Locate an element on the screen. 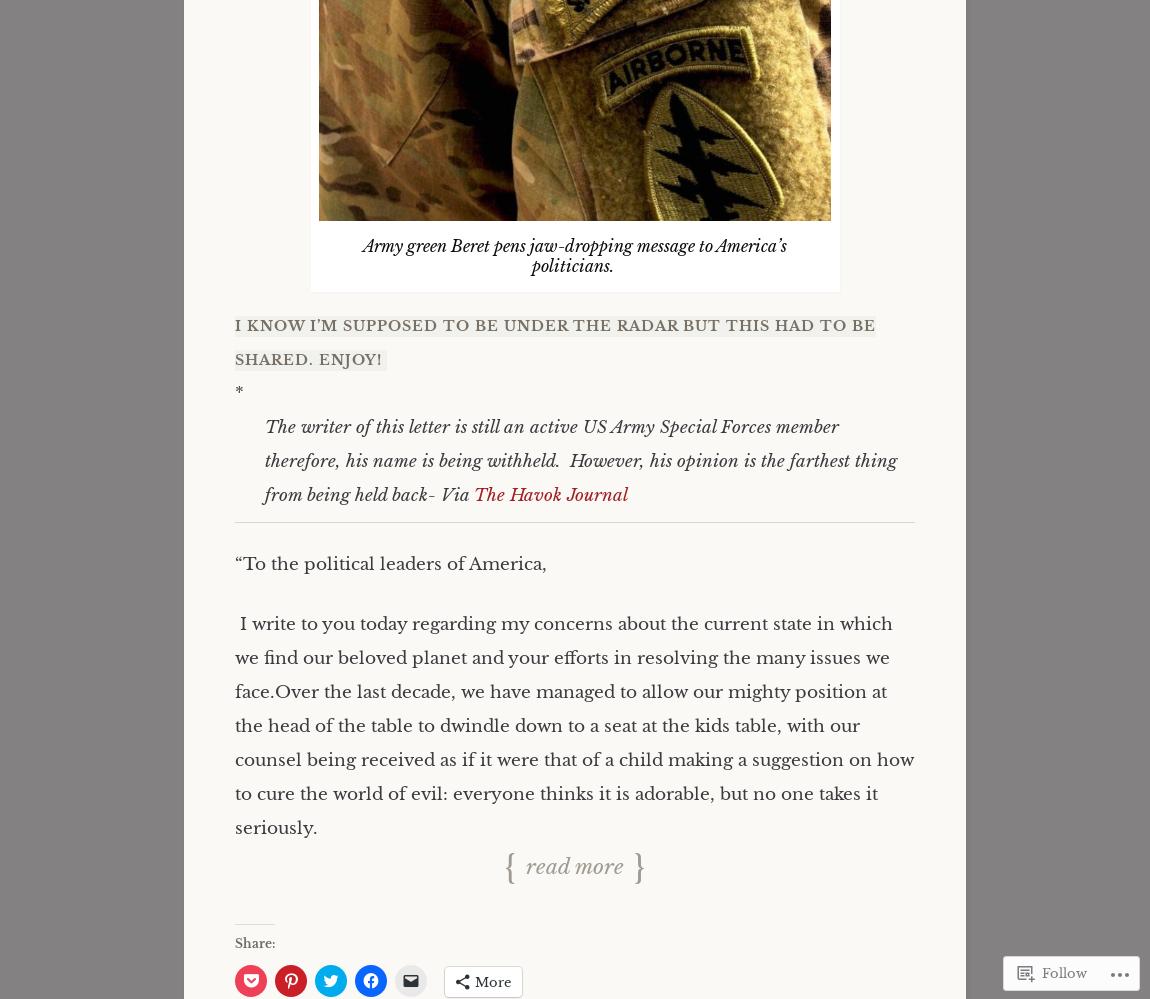 This screenshot has width=1150, height=999. 'Share:' is located at coordinates (253, 942).